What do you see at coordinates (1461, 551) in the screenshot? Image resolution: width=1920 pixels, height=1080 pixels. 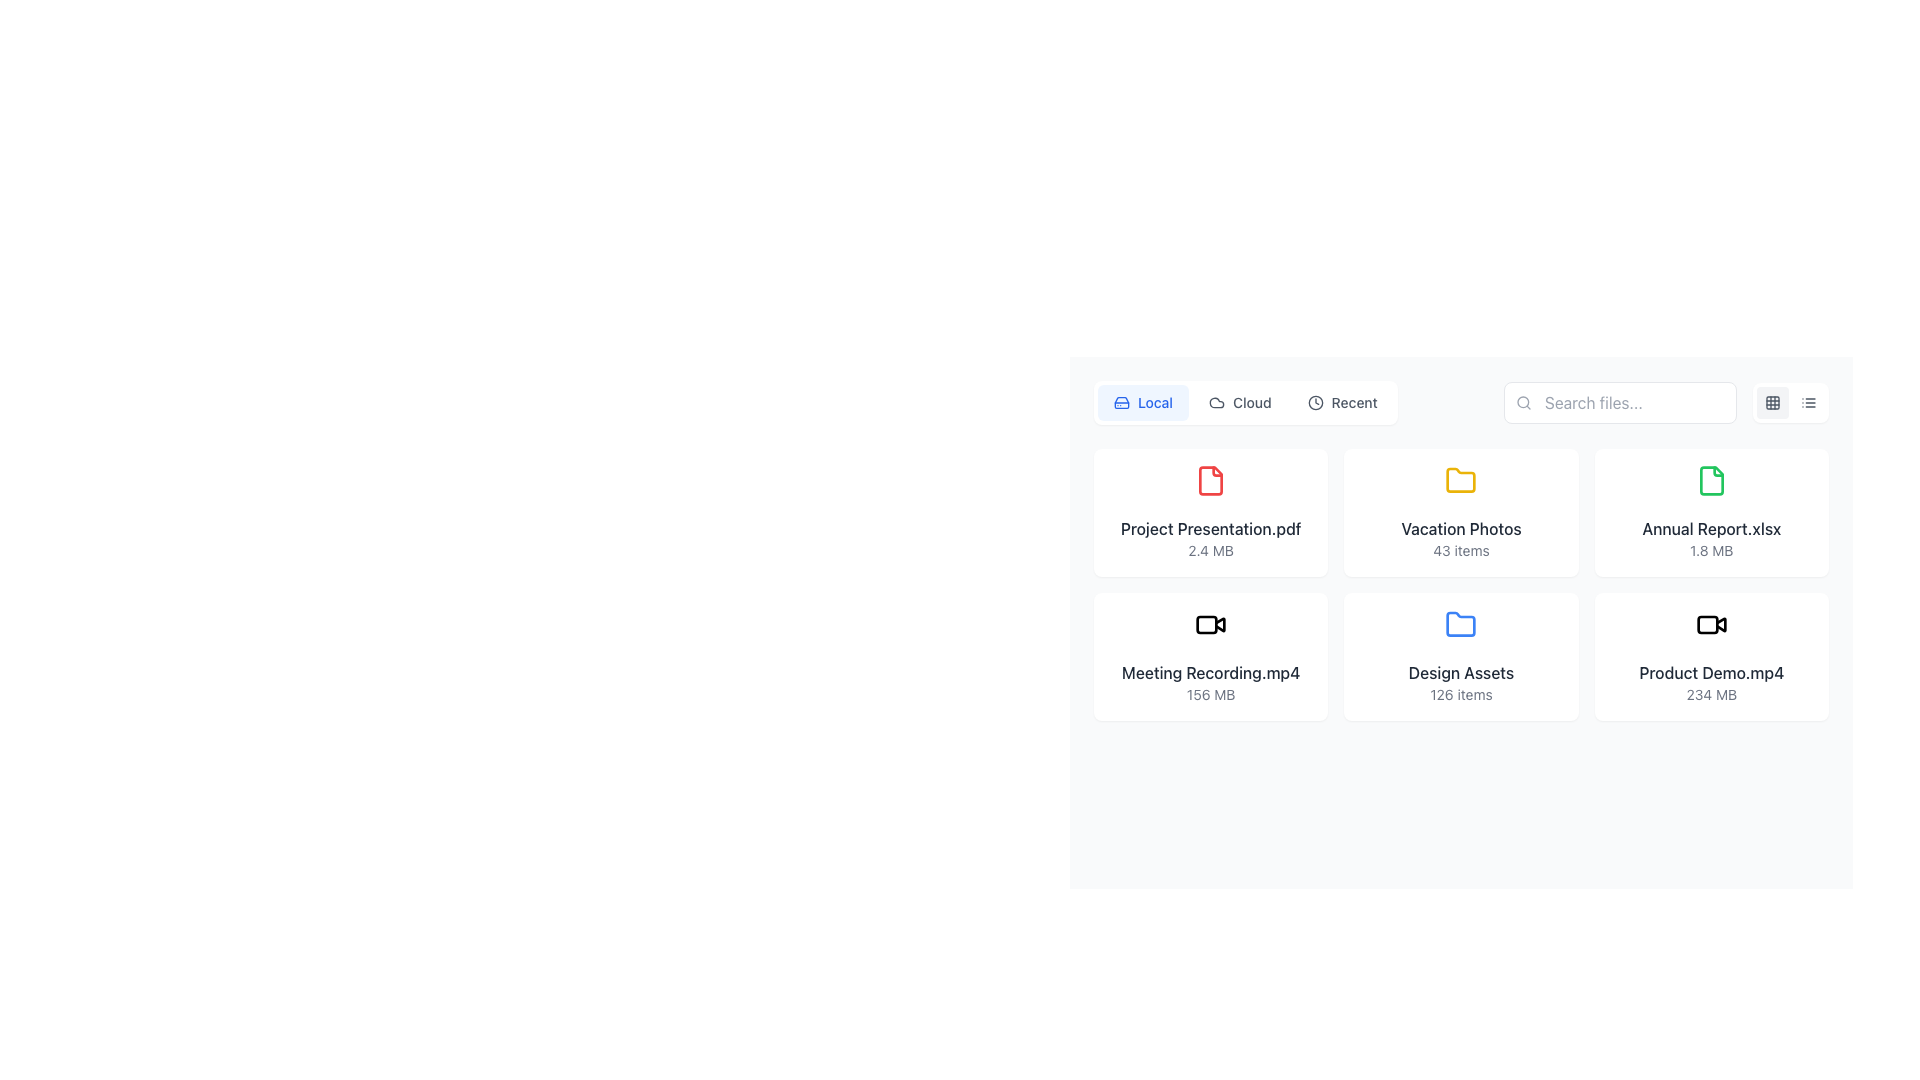 I see `the Text Label displaying metadata about the 'Vacation Photos' folder, which indicates there are 43 items in the folder` at bounding box center [1461, 551].